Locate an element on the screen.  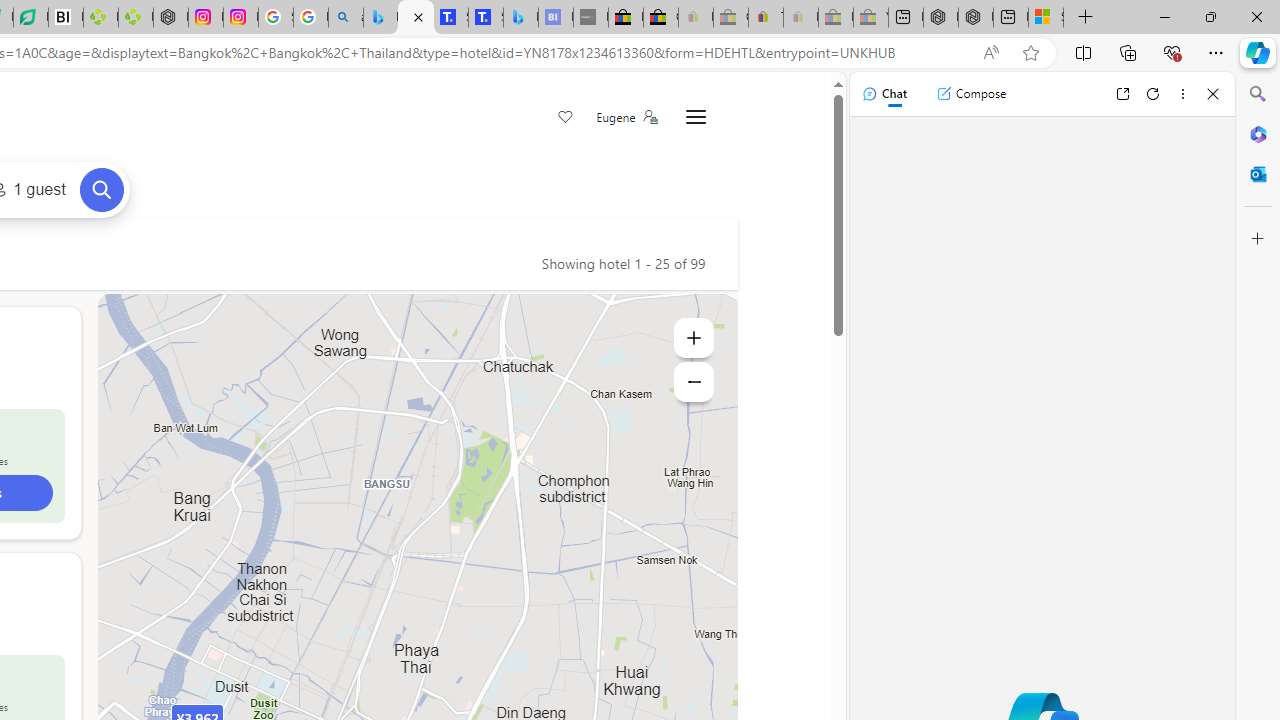
'Save' is located at coordinates (564, 118).